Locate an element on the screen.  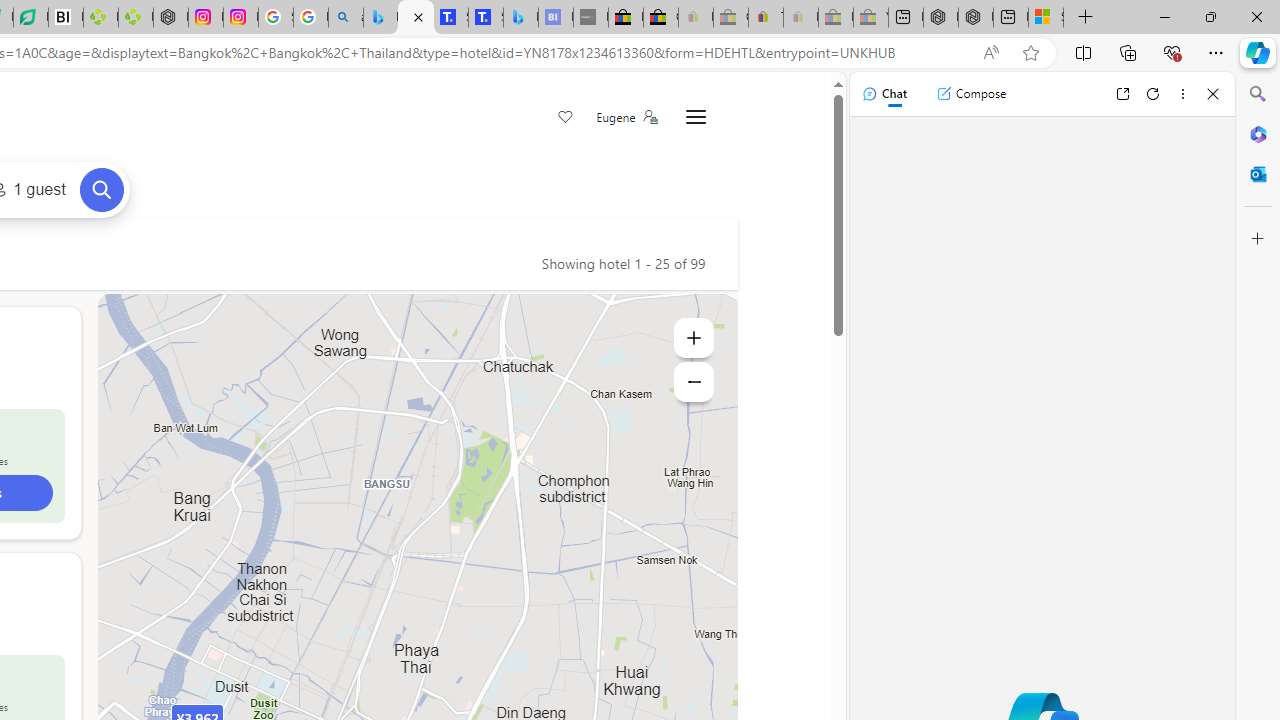
'Save' is located at coordinates (564, 118).